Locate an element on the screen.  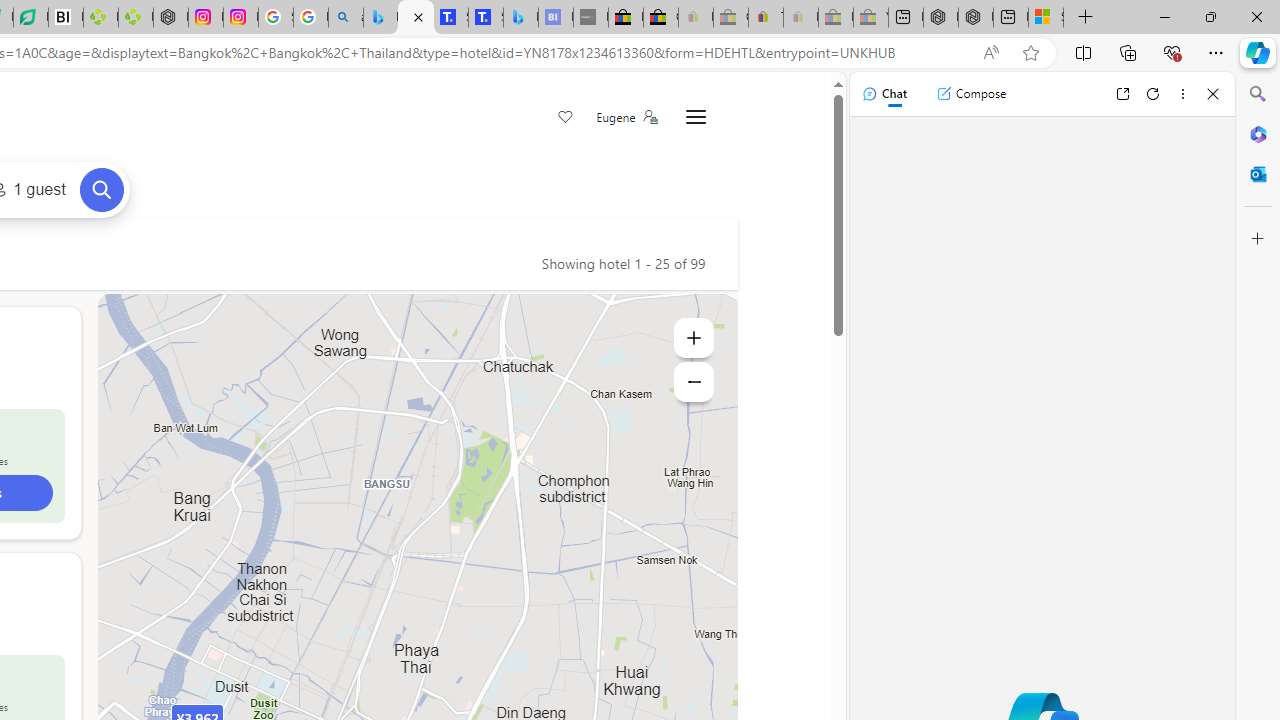
'Save' is located at coordinates (564, 118).